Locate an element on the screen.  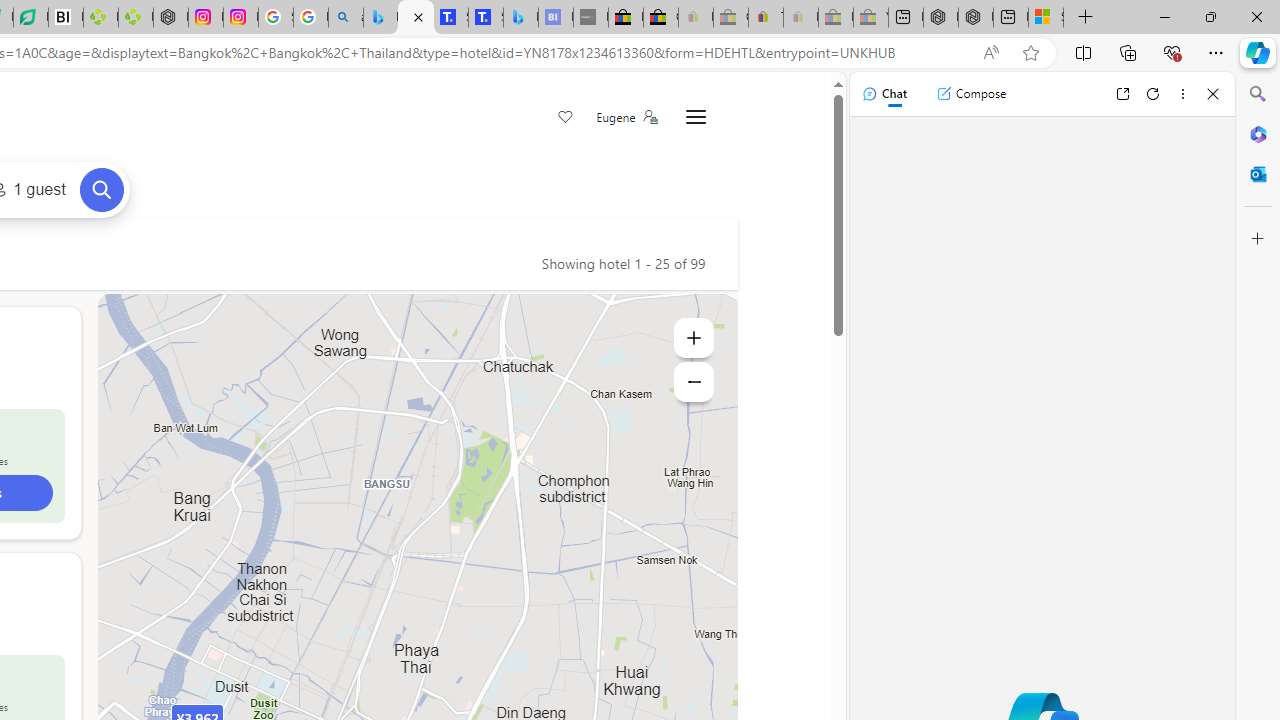
'Save' is located at coordinates (564, 118).